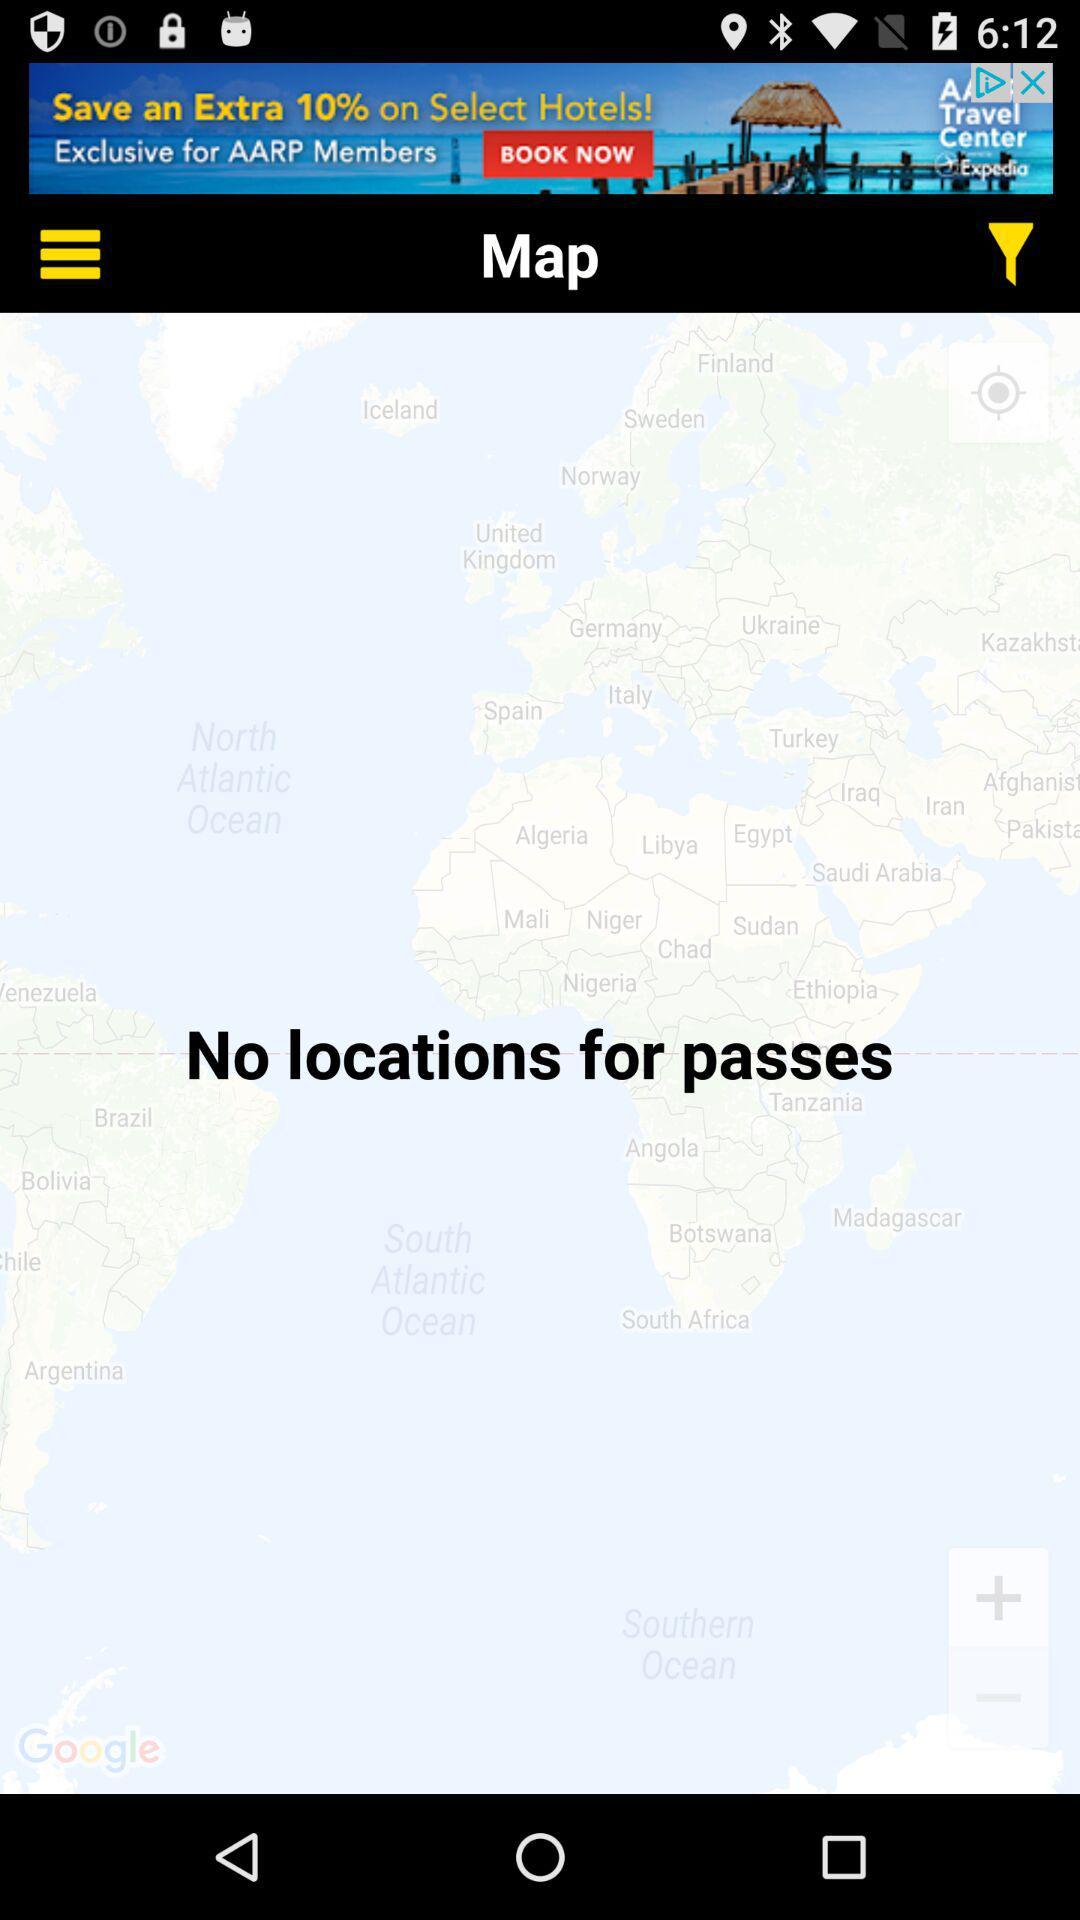 The height and width of the screenshot is (1920, 1080). I want to click on options, so click(55, 252).